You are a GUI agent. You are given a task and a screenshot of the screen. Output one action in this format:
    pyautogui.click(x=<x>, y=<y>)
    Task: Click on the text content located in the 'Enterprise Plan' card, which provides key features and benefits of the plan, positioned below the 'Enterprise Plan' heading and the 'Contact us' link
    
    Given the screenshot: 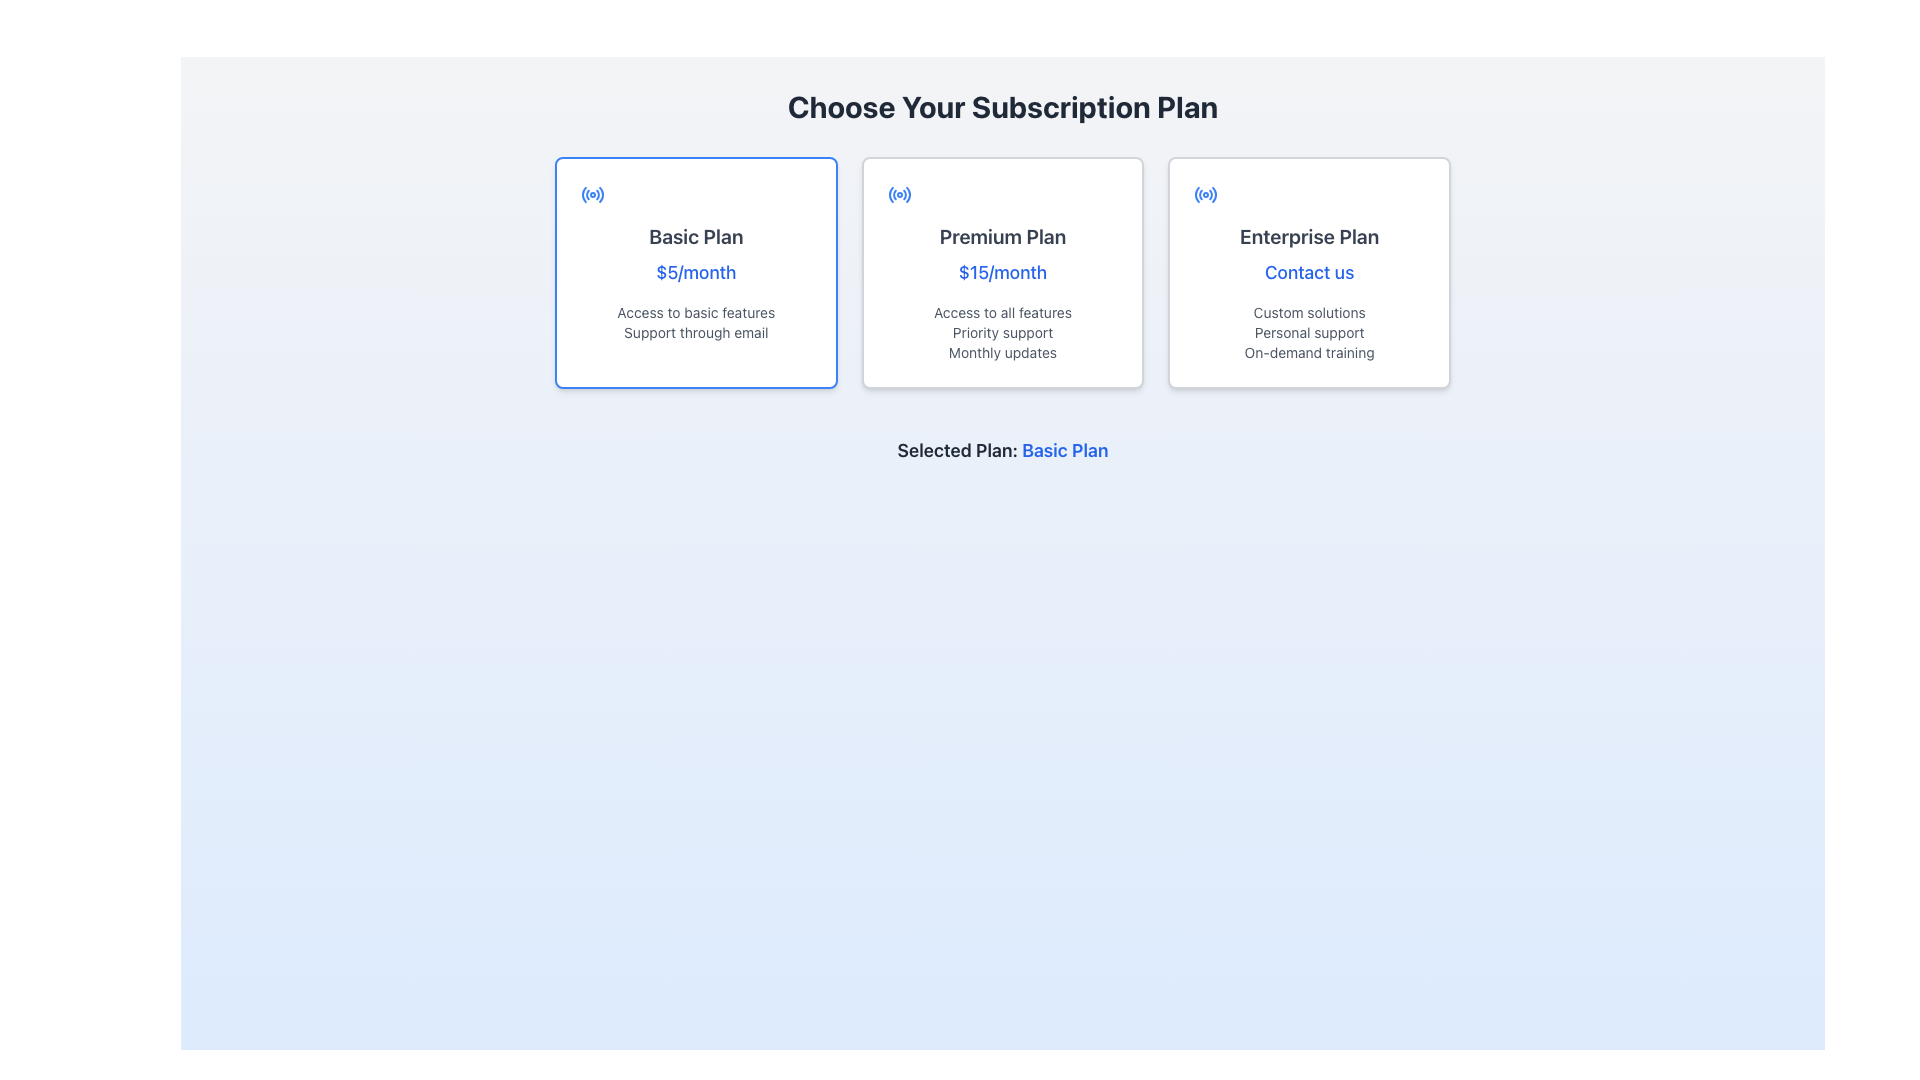 What is the action you would take?
    pyautogui.click(x=1309, y=331)
    